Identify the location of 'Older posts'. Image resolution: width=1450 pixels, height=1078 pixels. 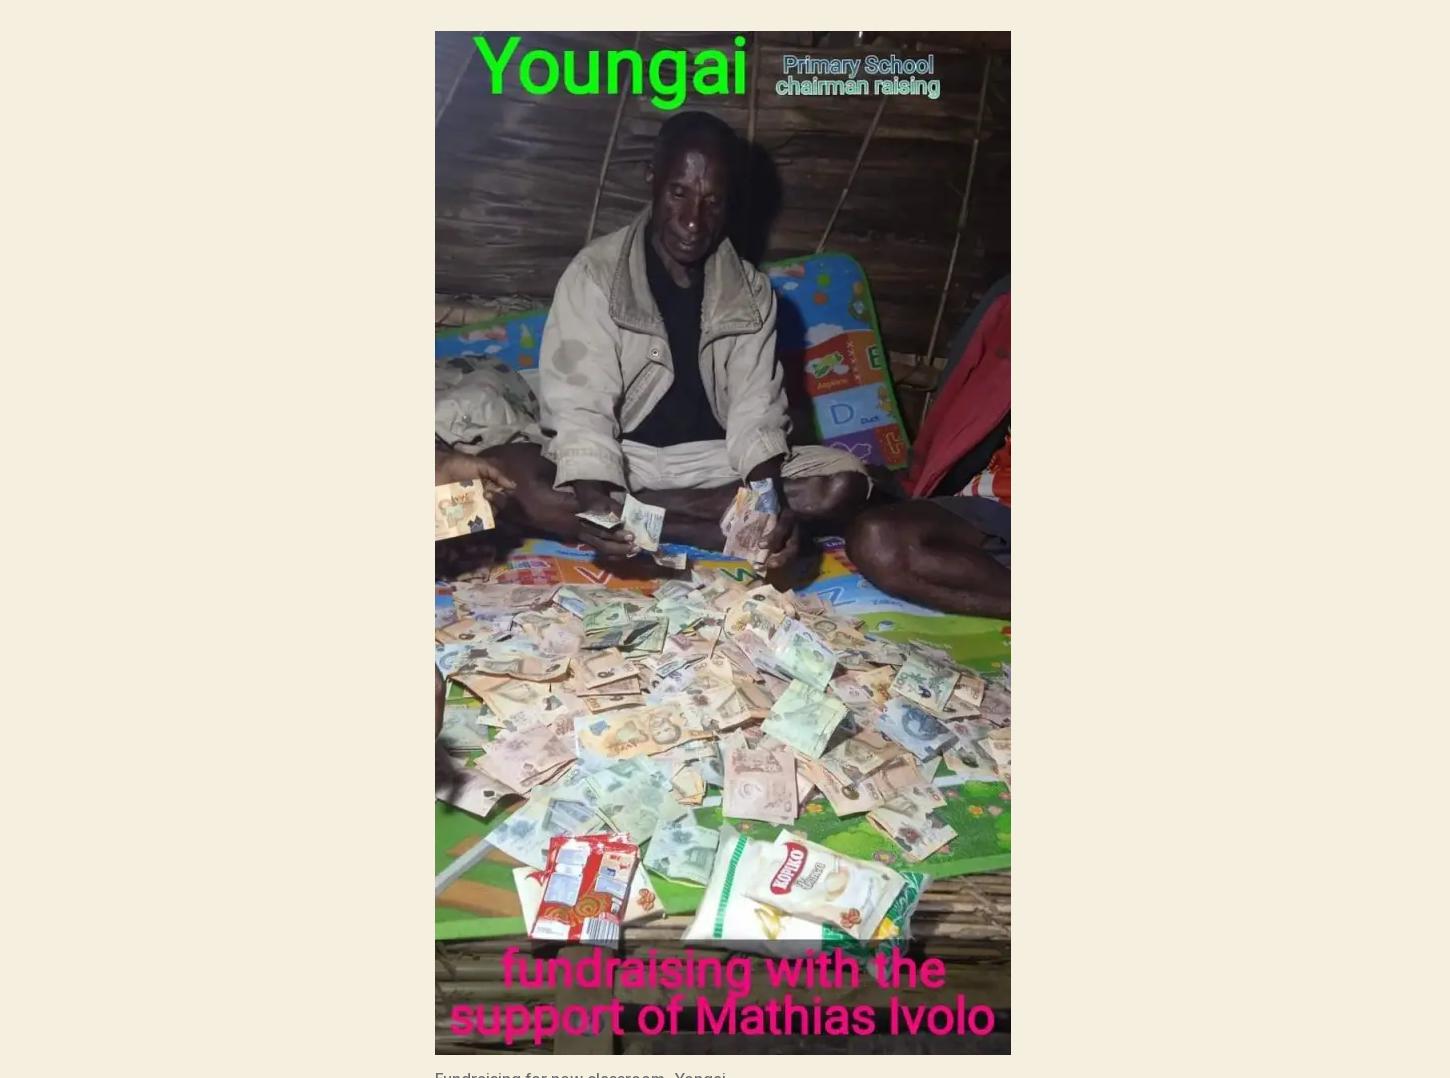
(723, 607).